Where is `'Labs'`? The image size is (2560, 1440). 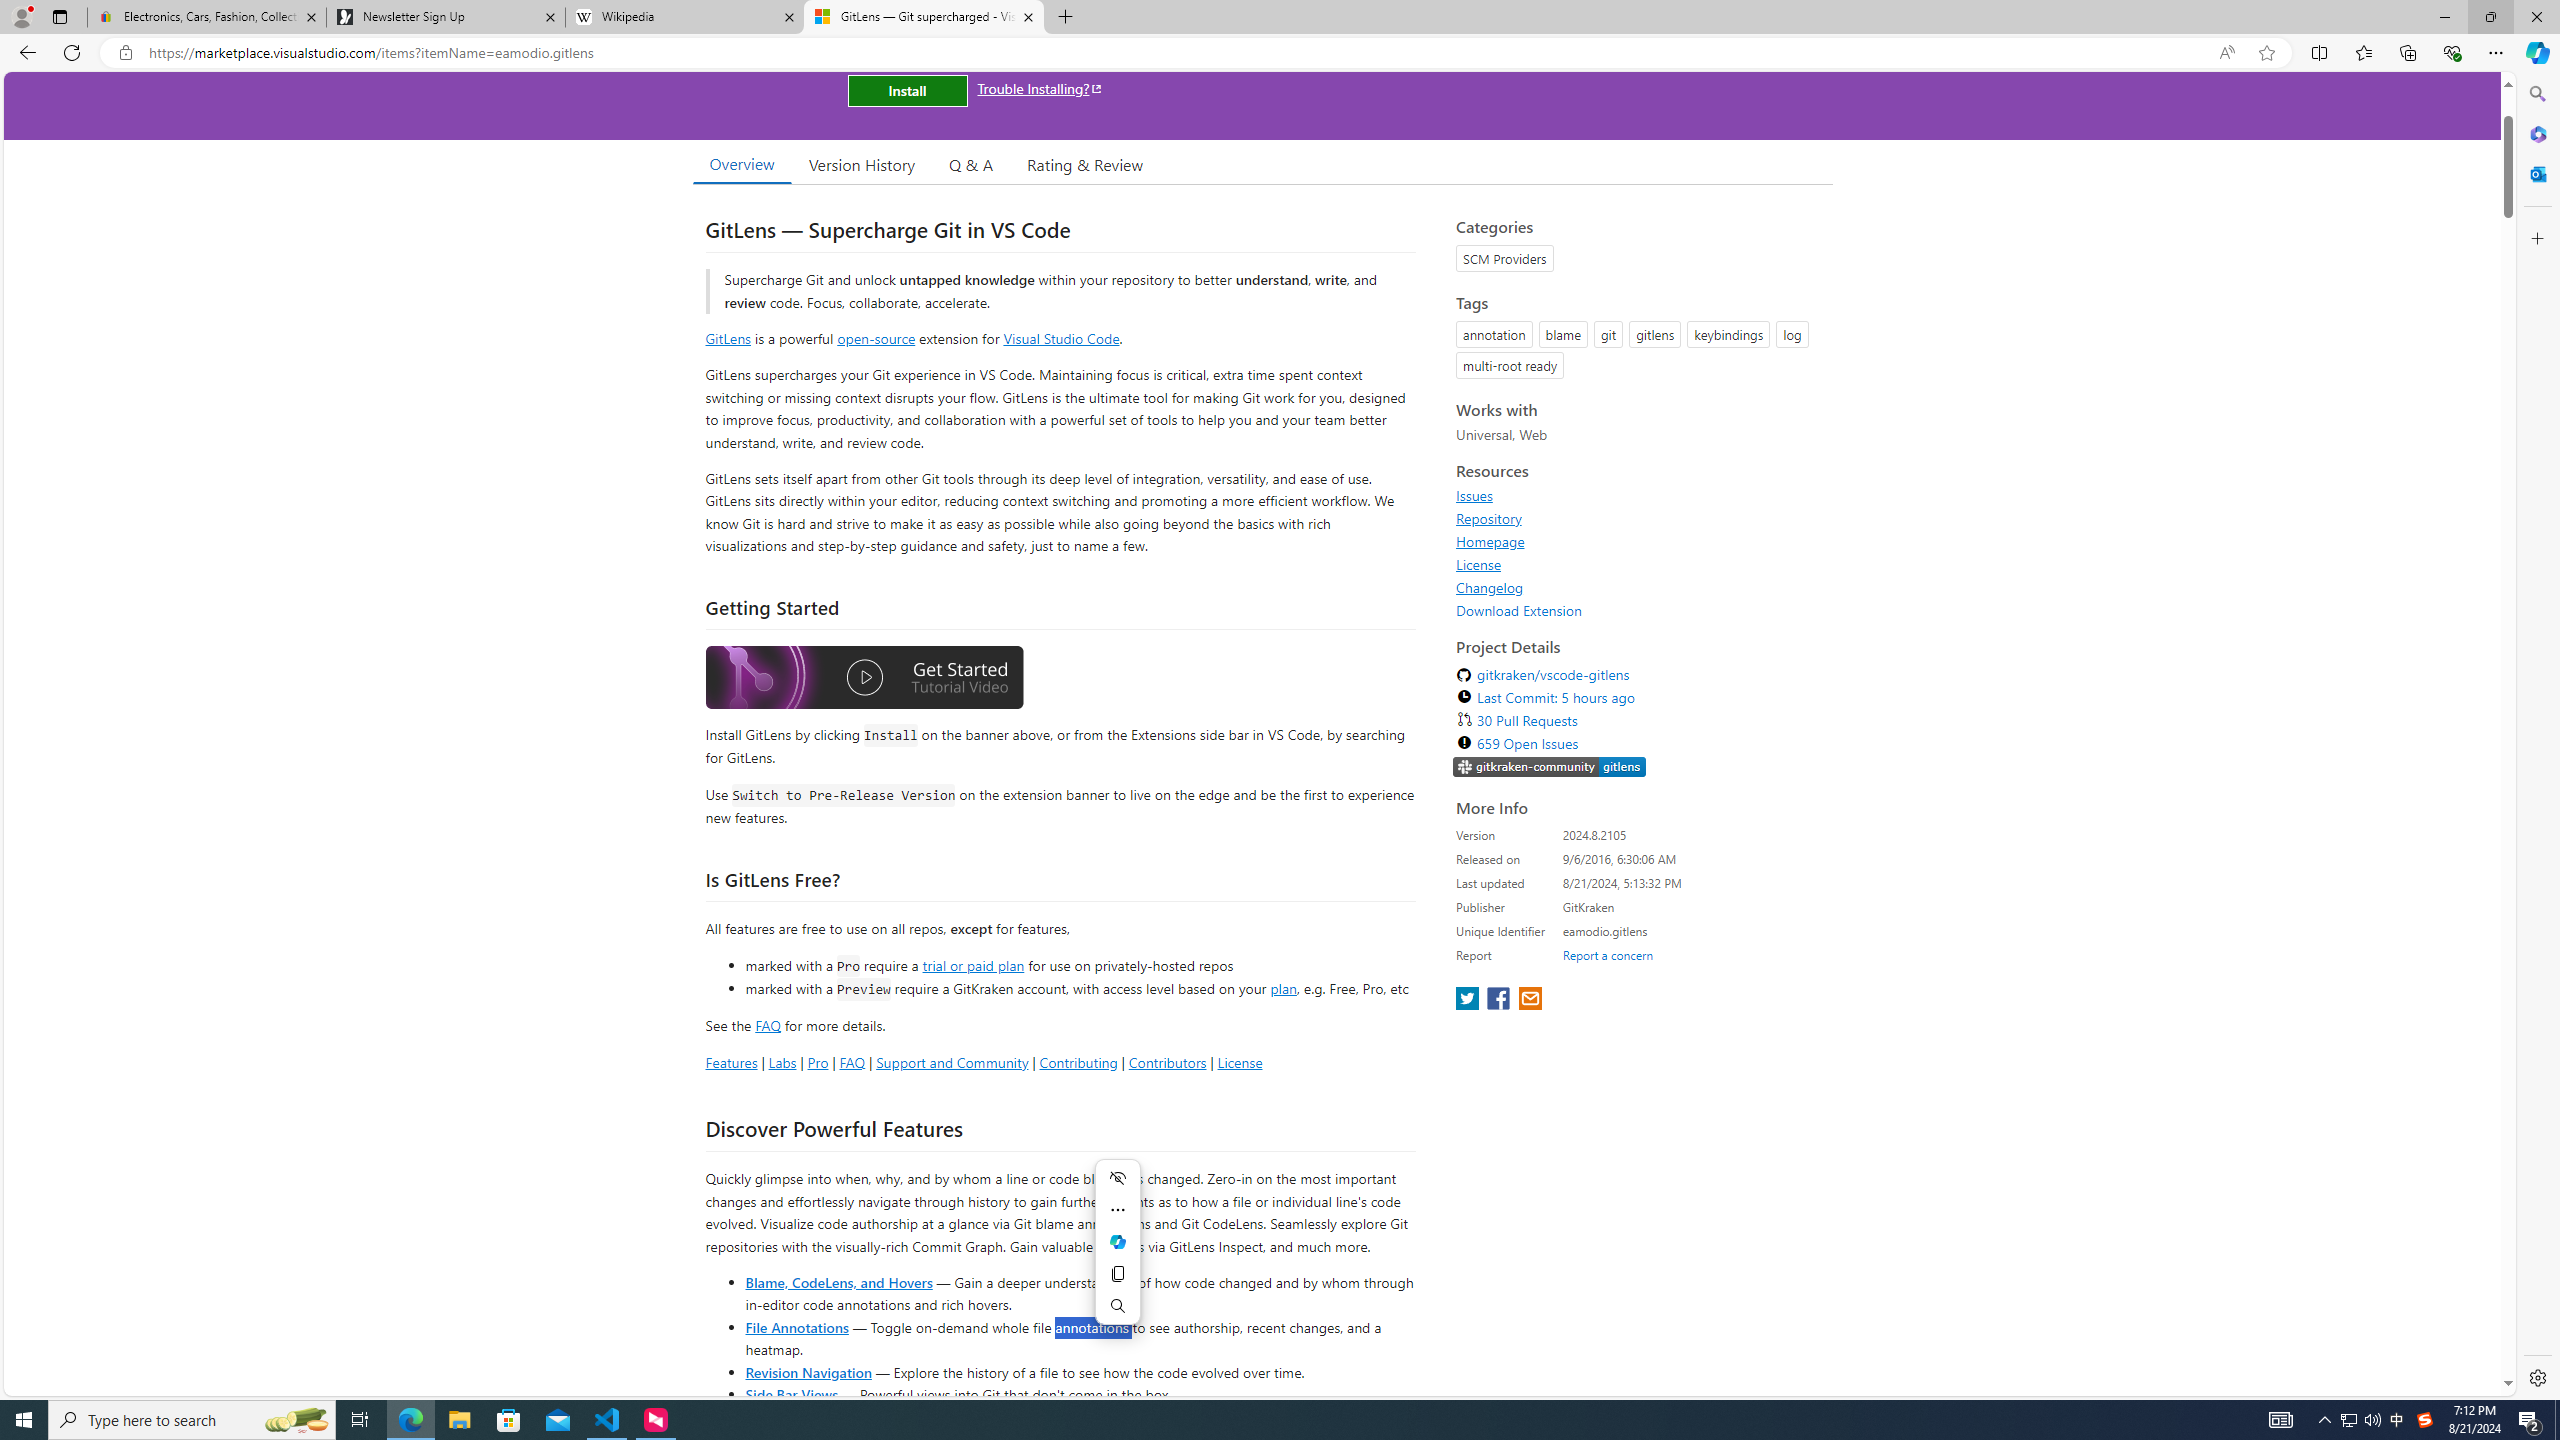 'Labs' is located at coordinates (782, 1061).